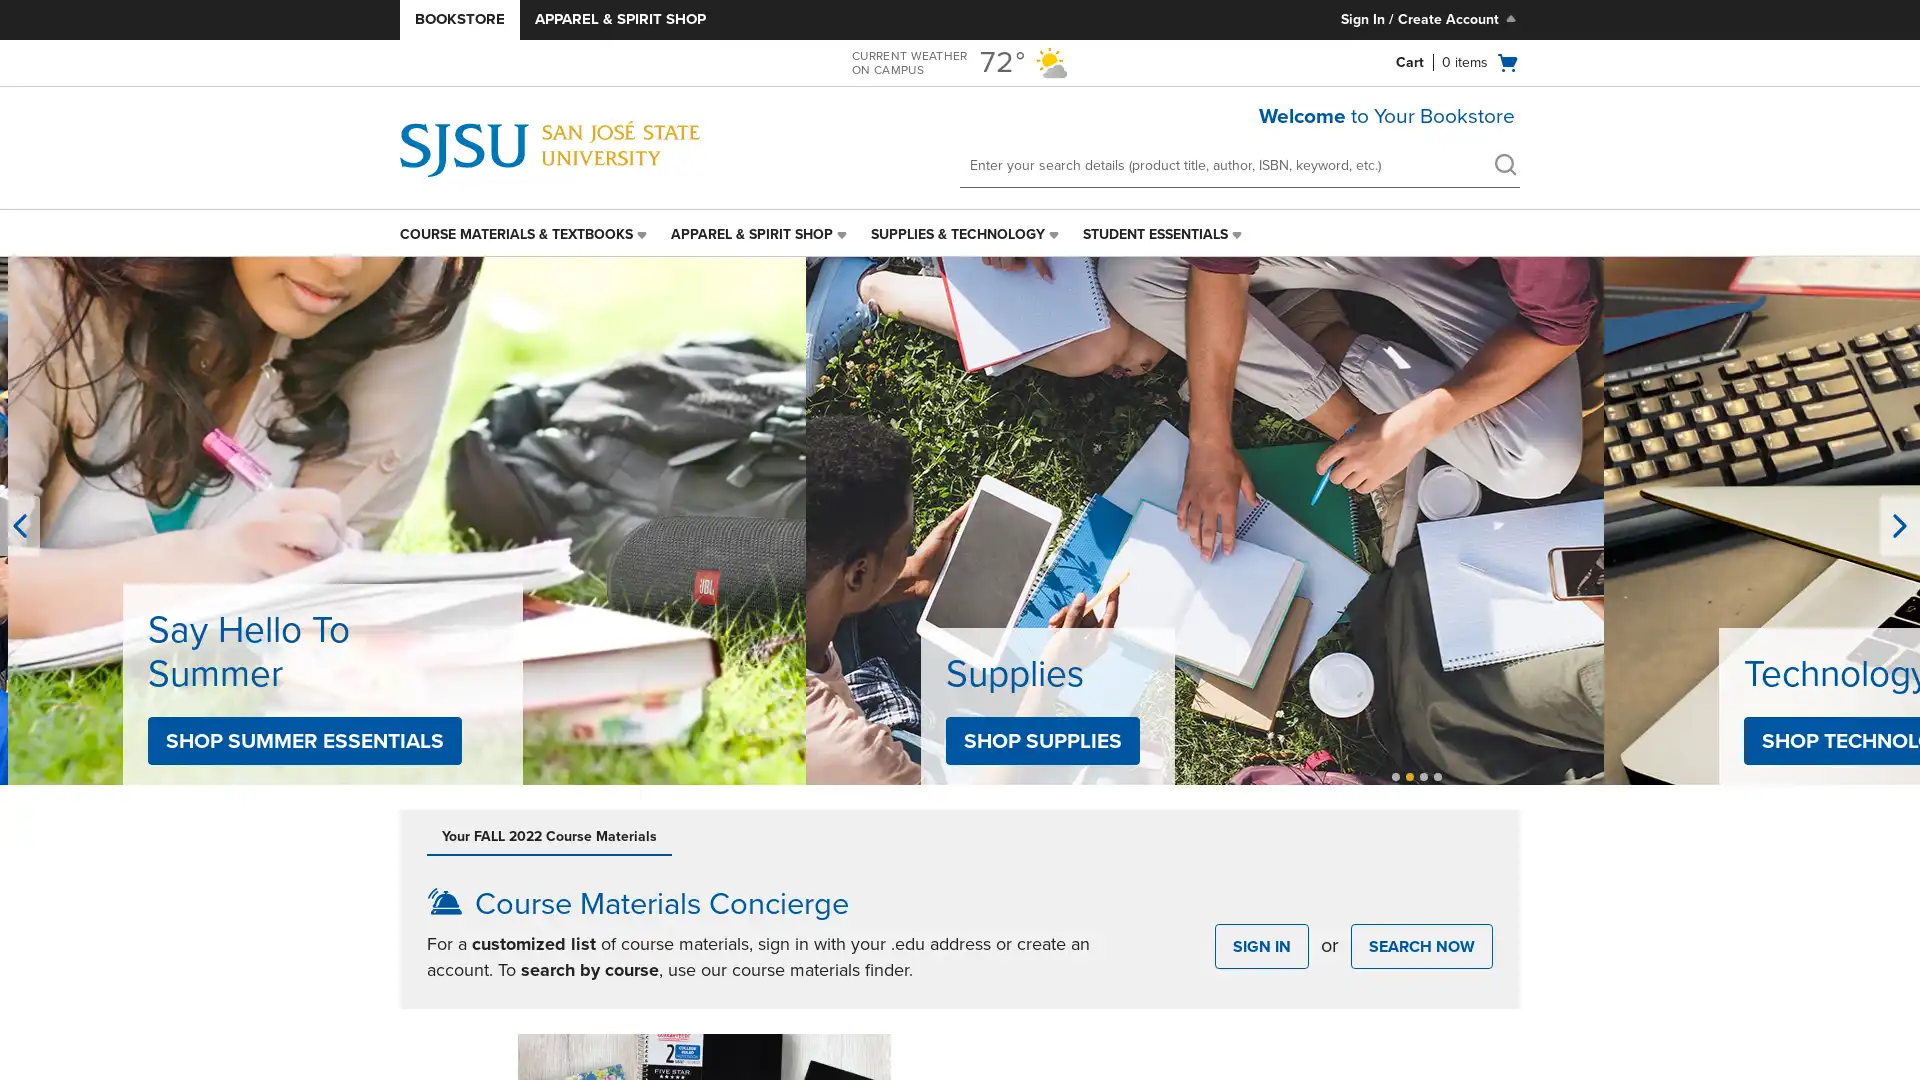  I want to click on Unselected, Slide 4, so click(1437, 775).